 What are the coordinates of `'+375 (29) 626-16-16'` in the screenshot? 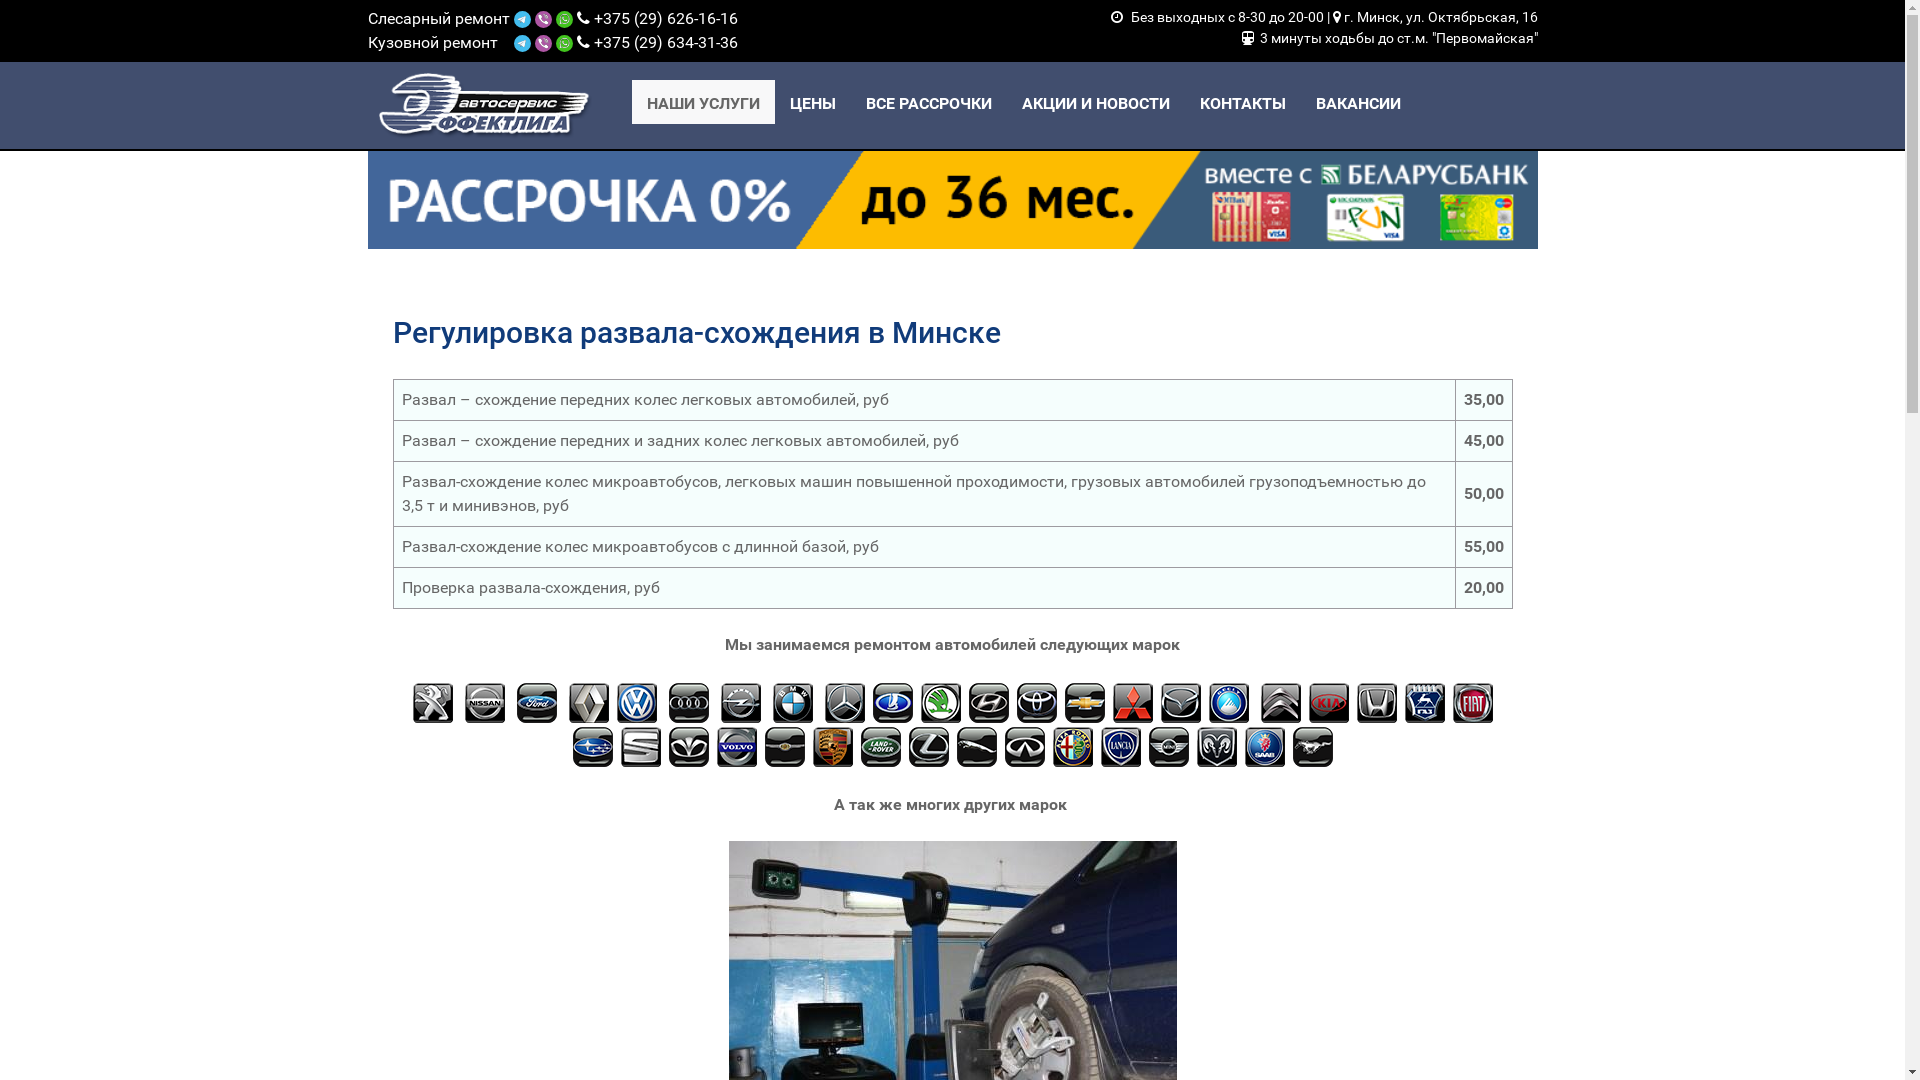 It's located at (666, 18).